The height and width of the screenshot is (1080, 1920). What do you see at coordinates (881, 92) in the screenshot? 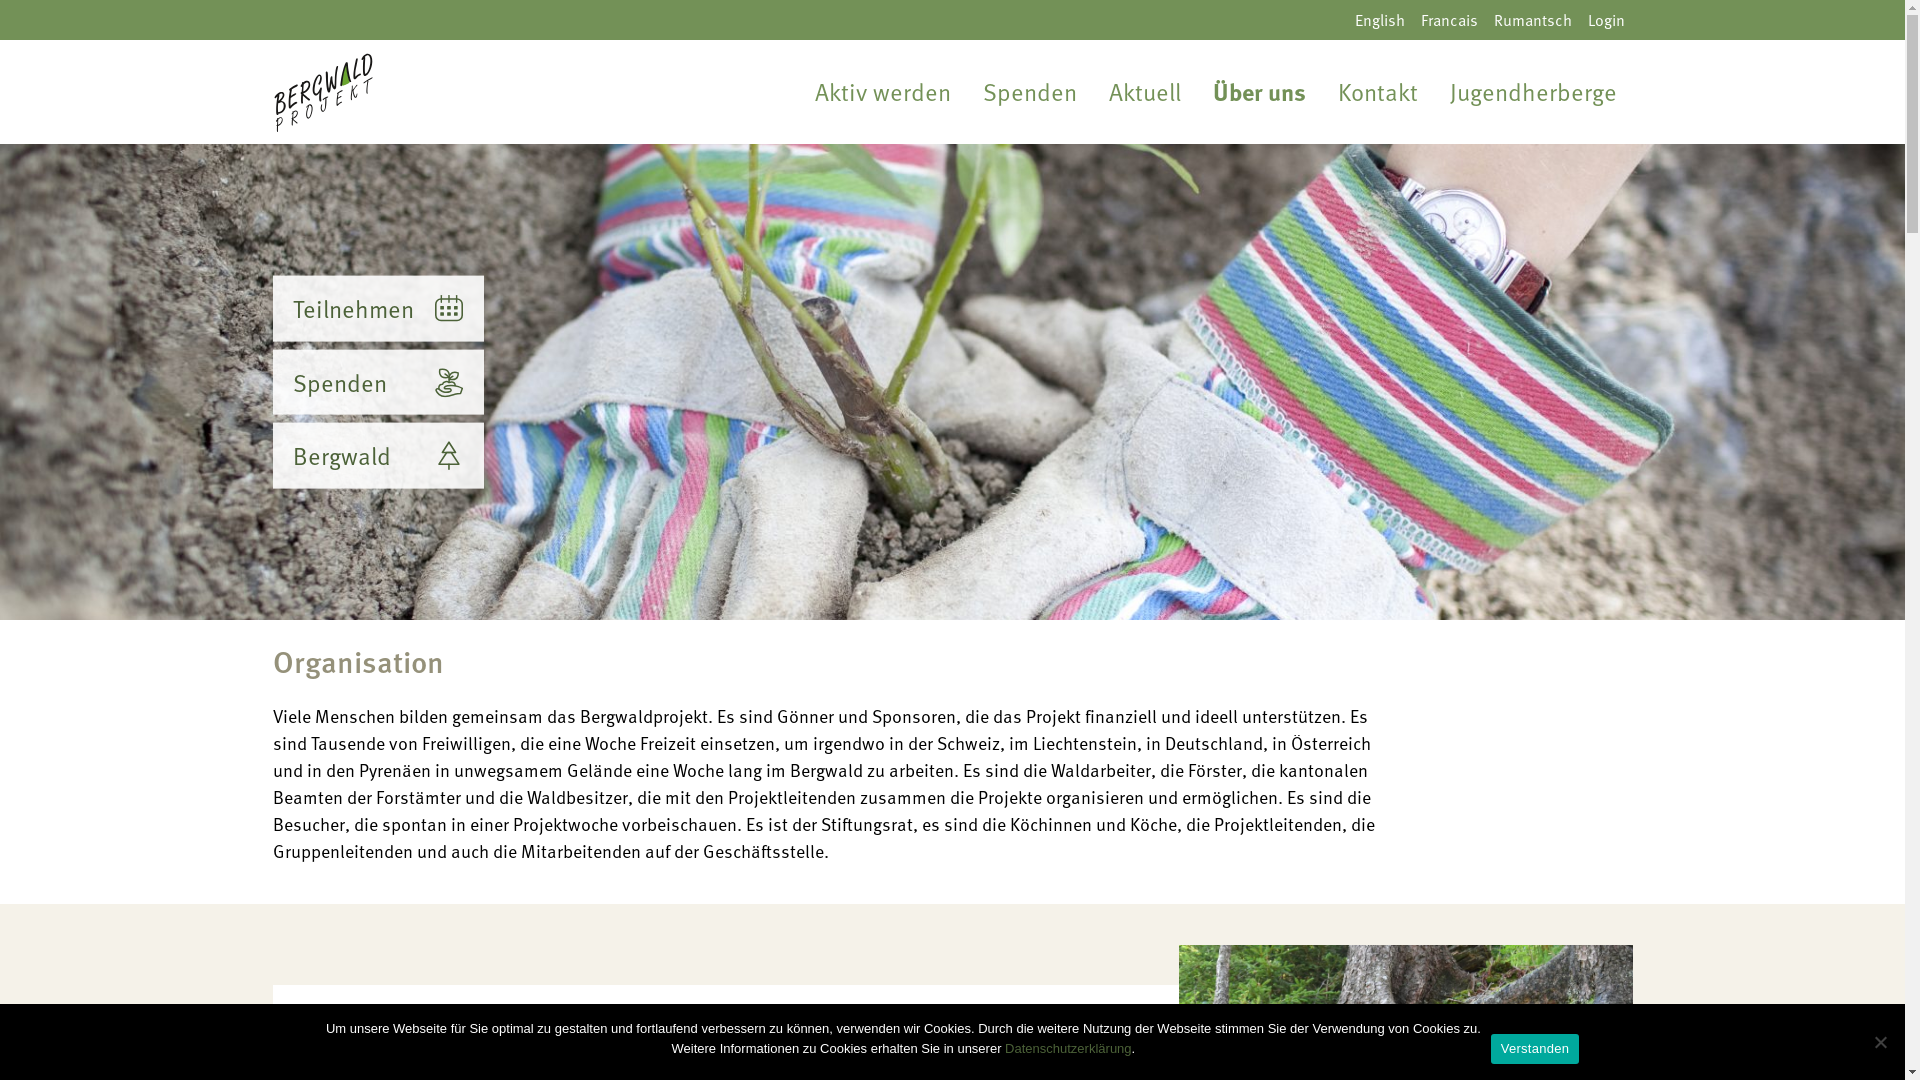
I see `'Aktiv werden'` at bounding box center [881, 92].